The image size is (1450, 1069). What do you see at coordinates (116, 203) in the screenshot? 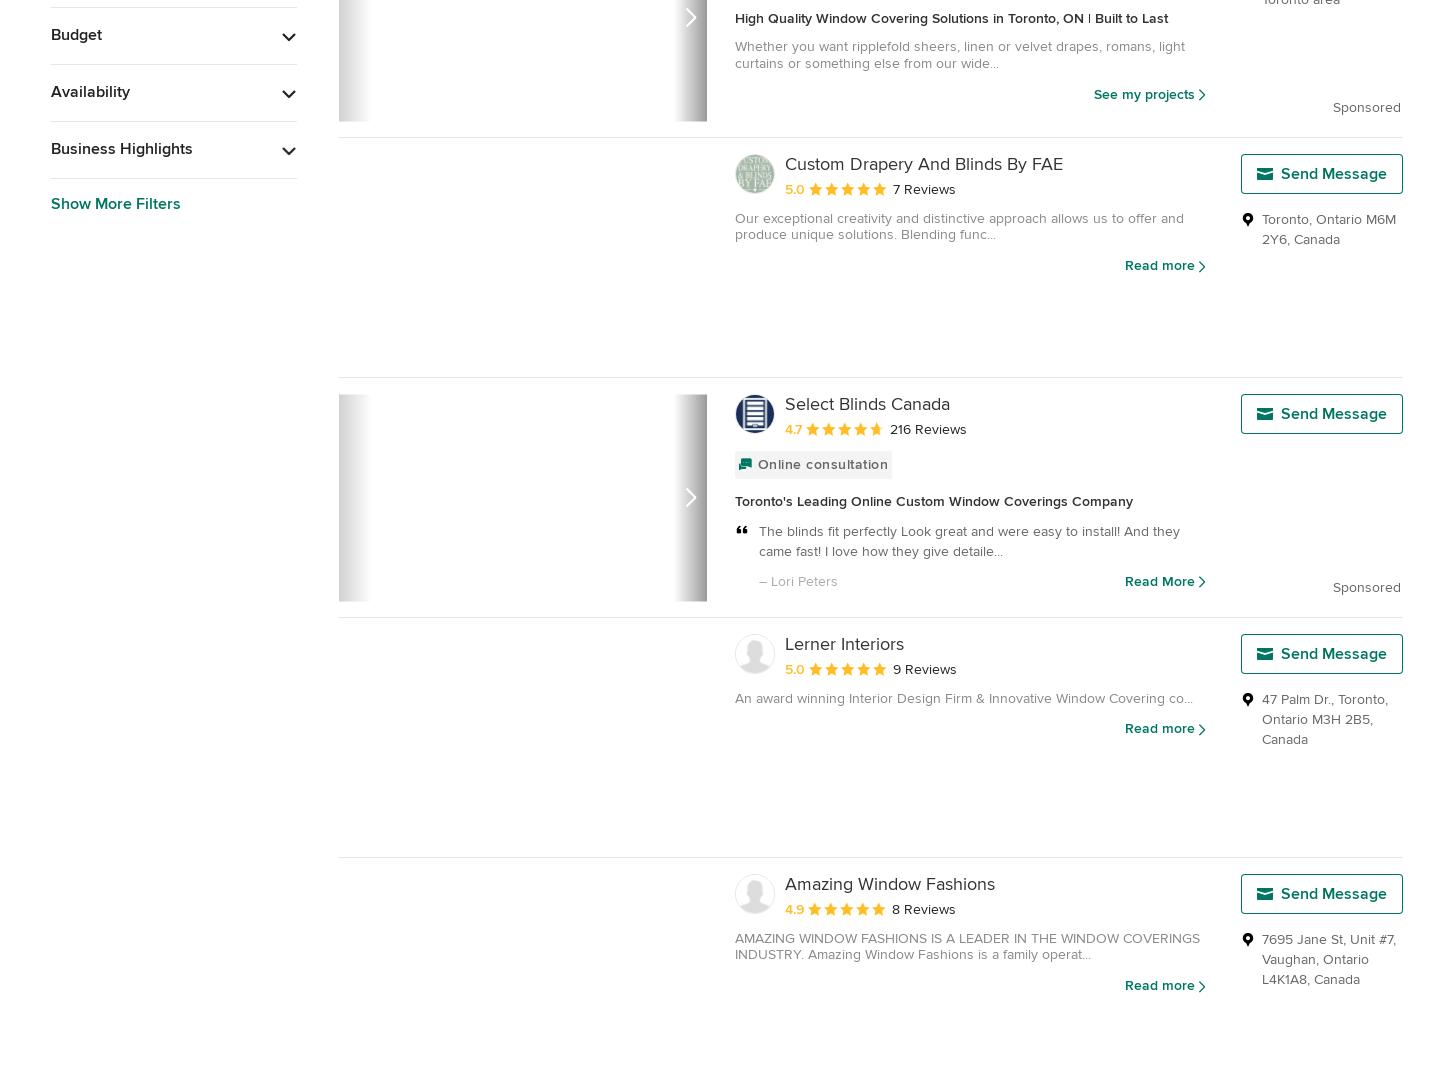
I see `'Show More Filters'` at bounding box center [116, 203].